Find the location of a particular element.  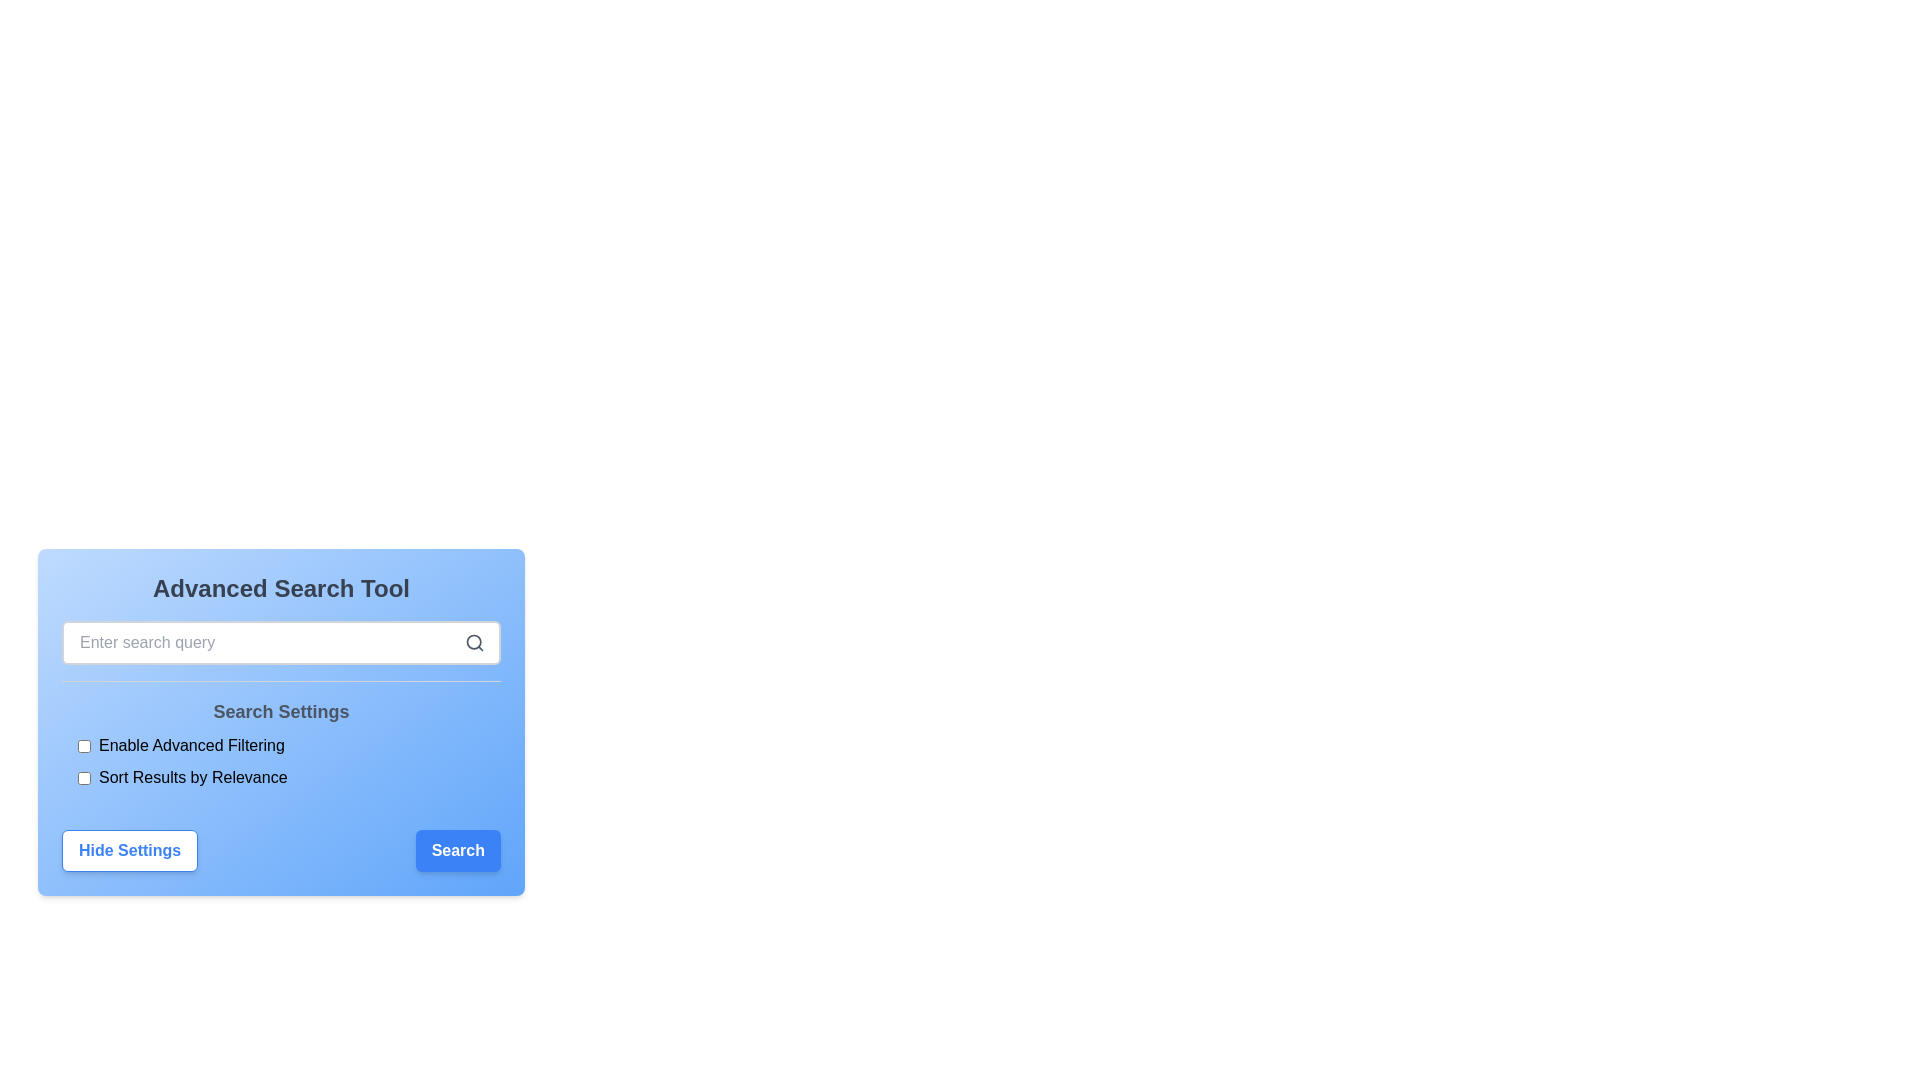

the blue rectangular button labeled 'Search' with white bold text to initiate the search action is located at coordinates (457, 851).